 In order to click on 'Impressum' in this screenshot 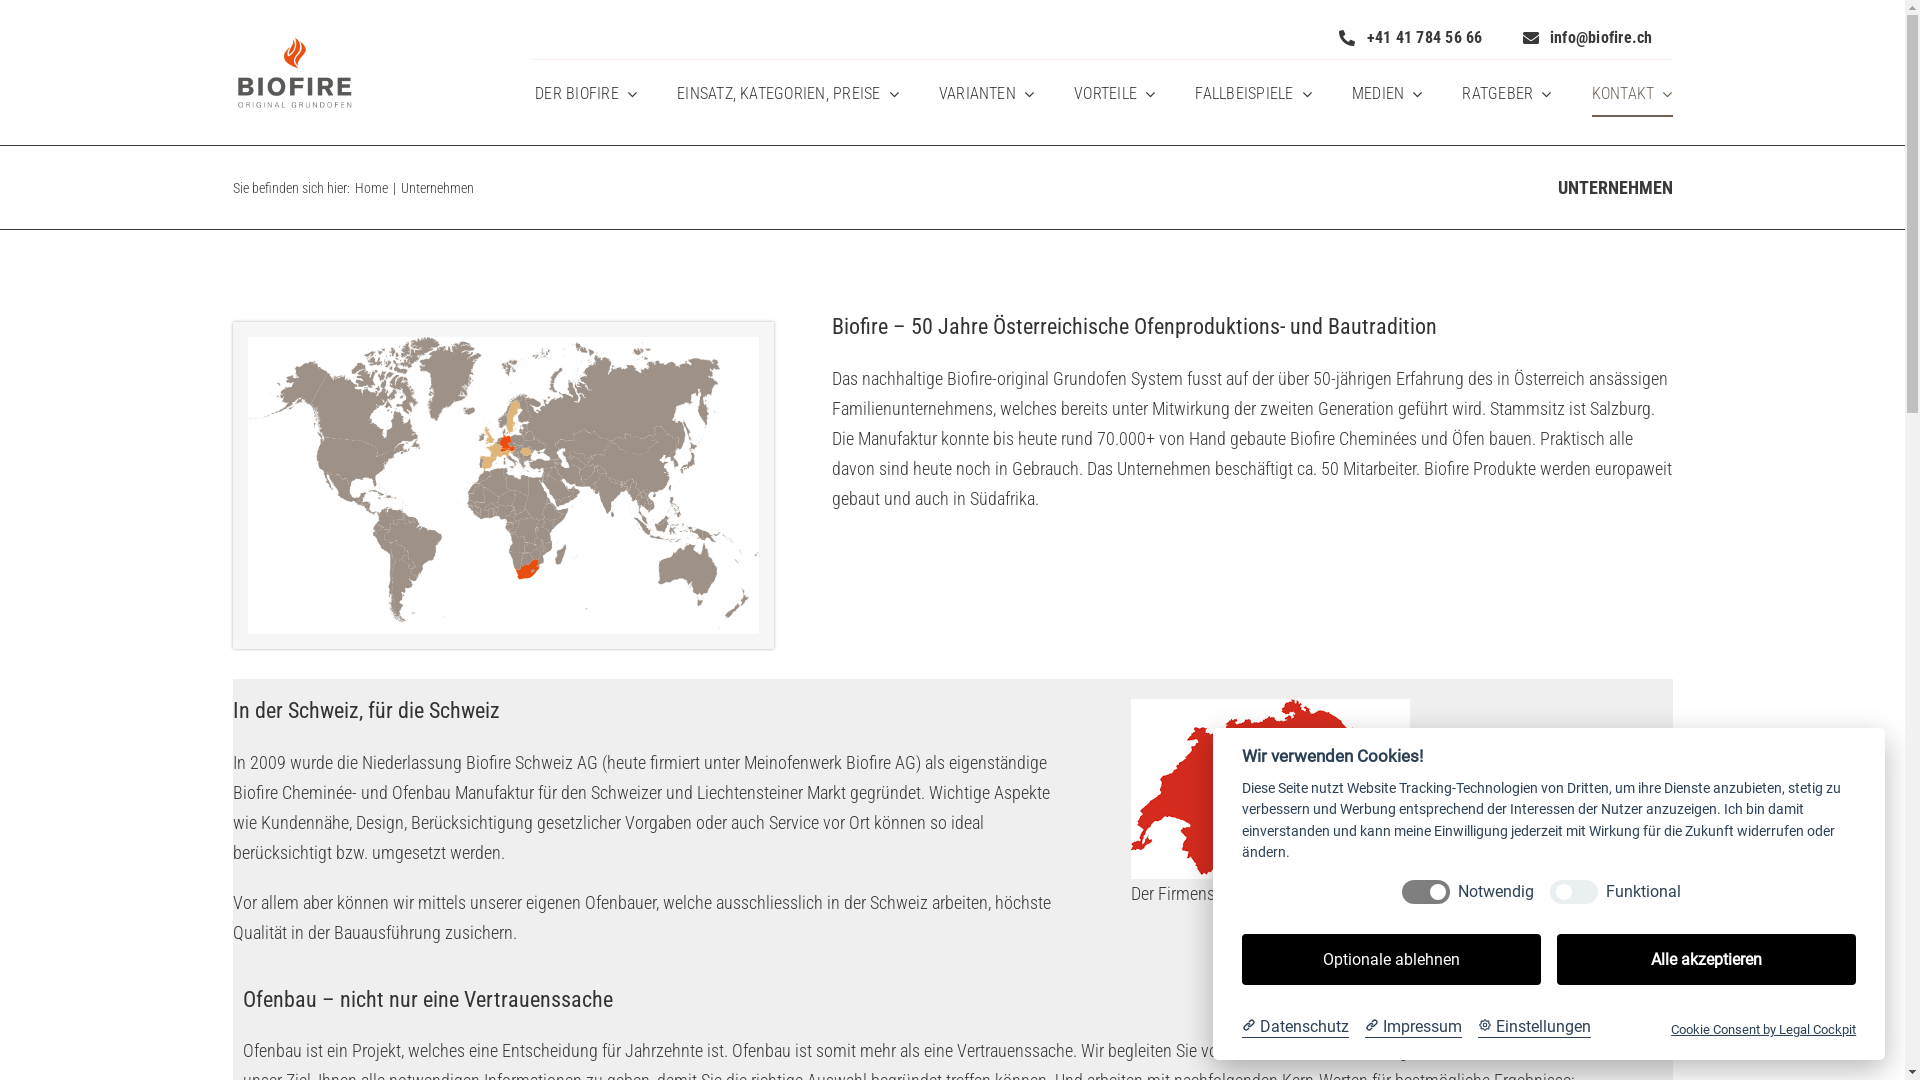, I will do `click(1412, 1026)`.